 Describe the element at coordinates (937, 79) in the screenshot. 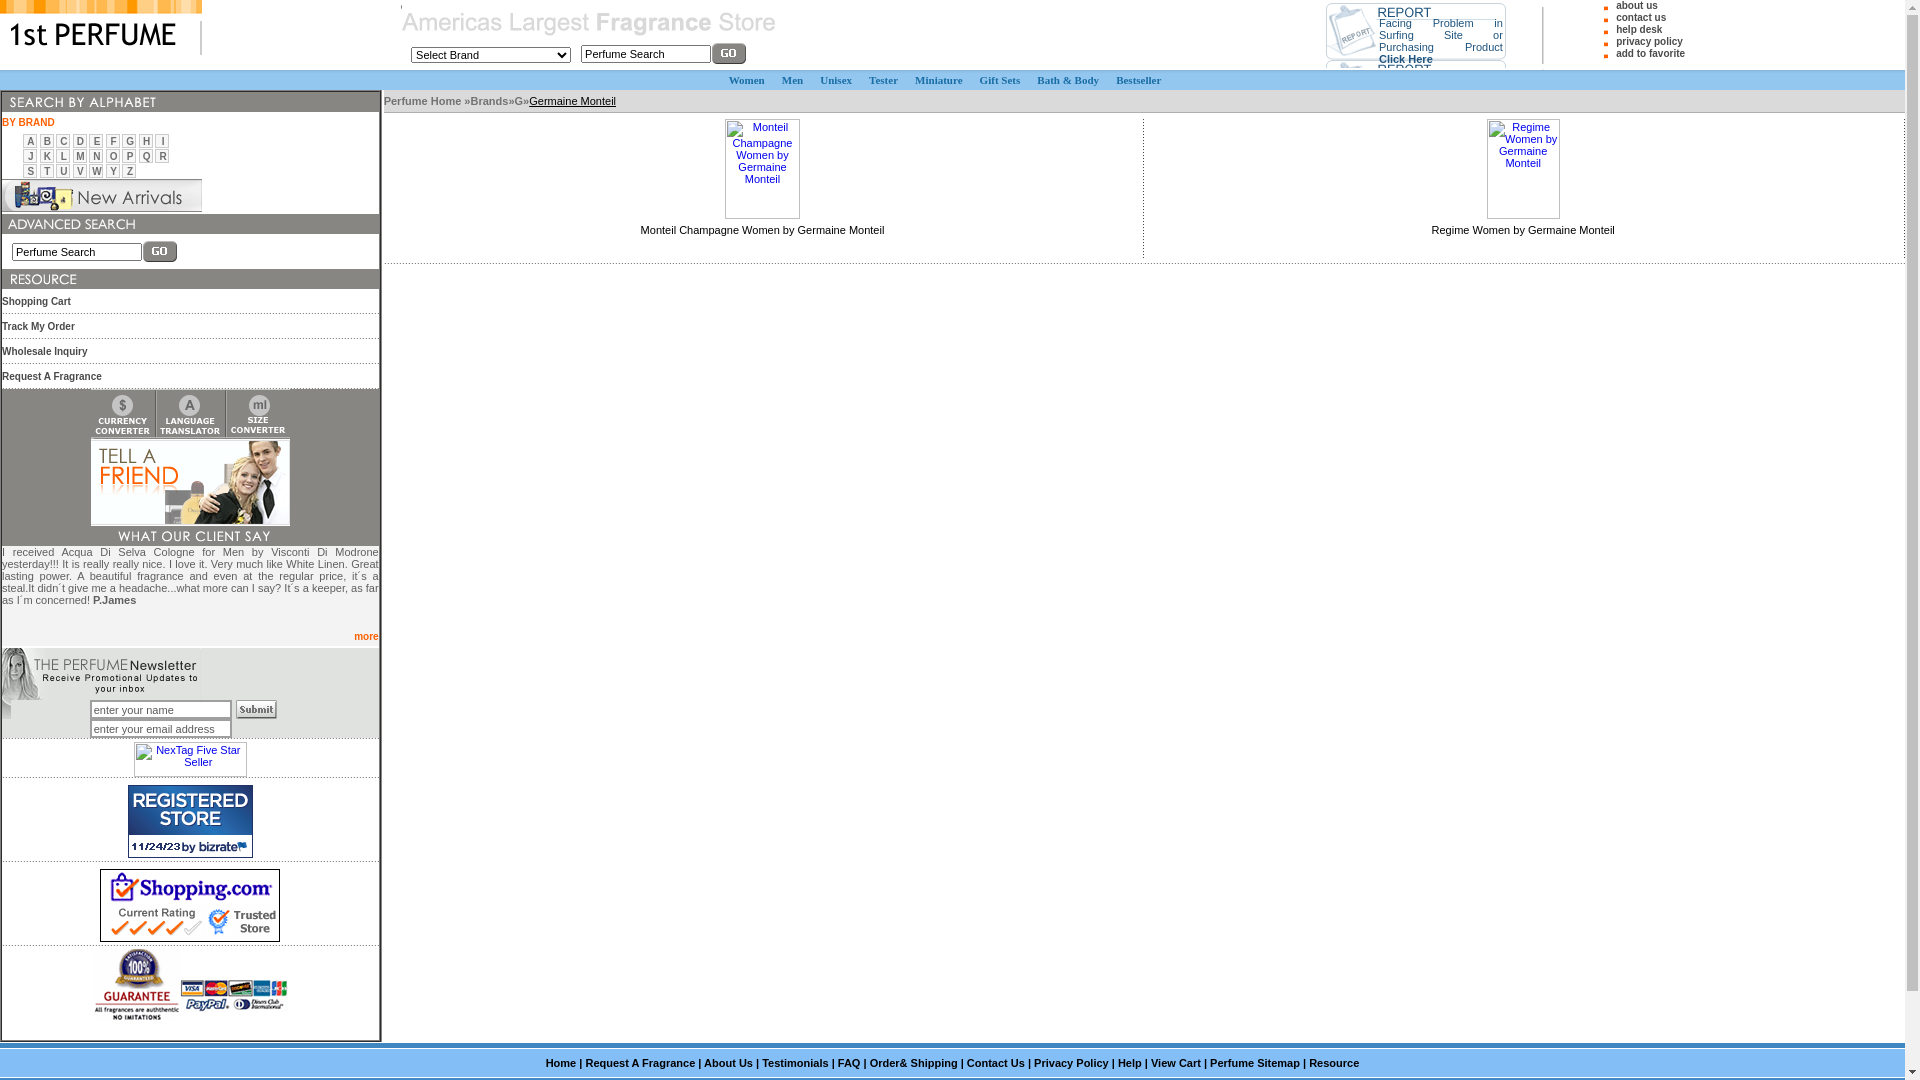

I see `'Miniature'` at that location.